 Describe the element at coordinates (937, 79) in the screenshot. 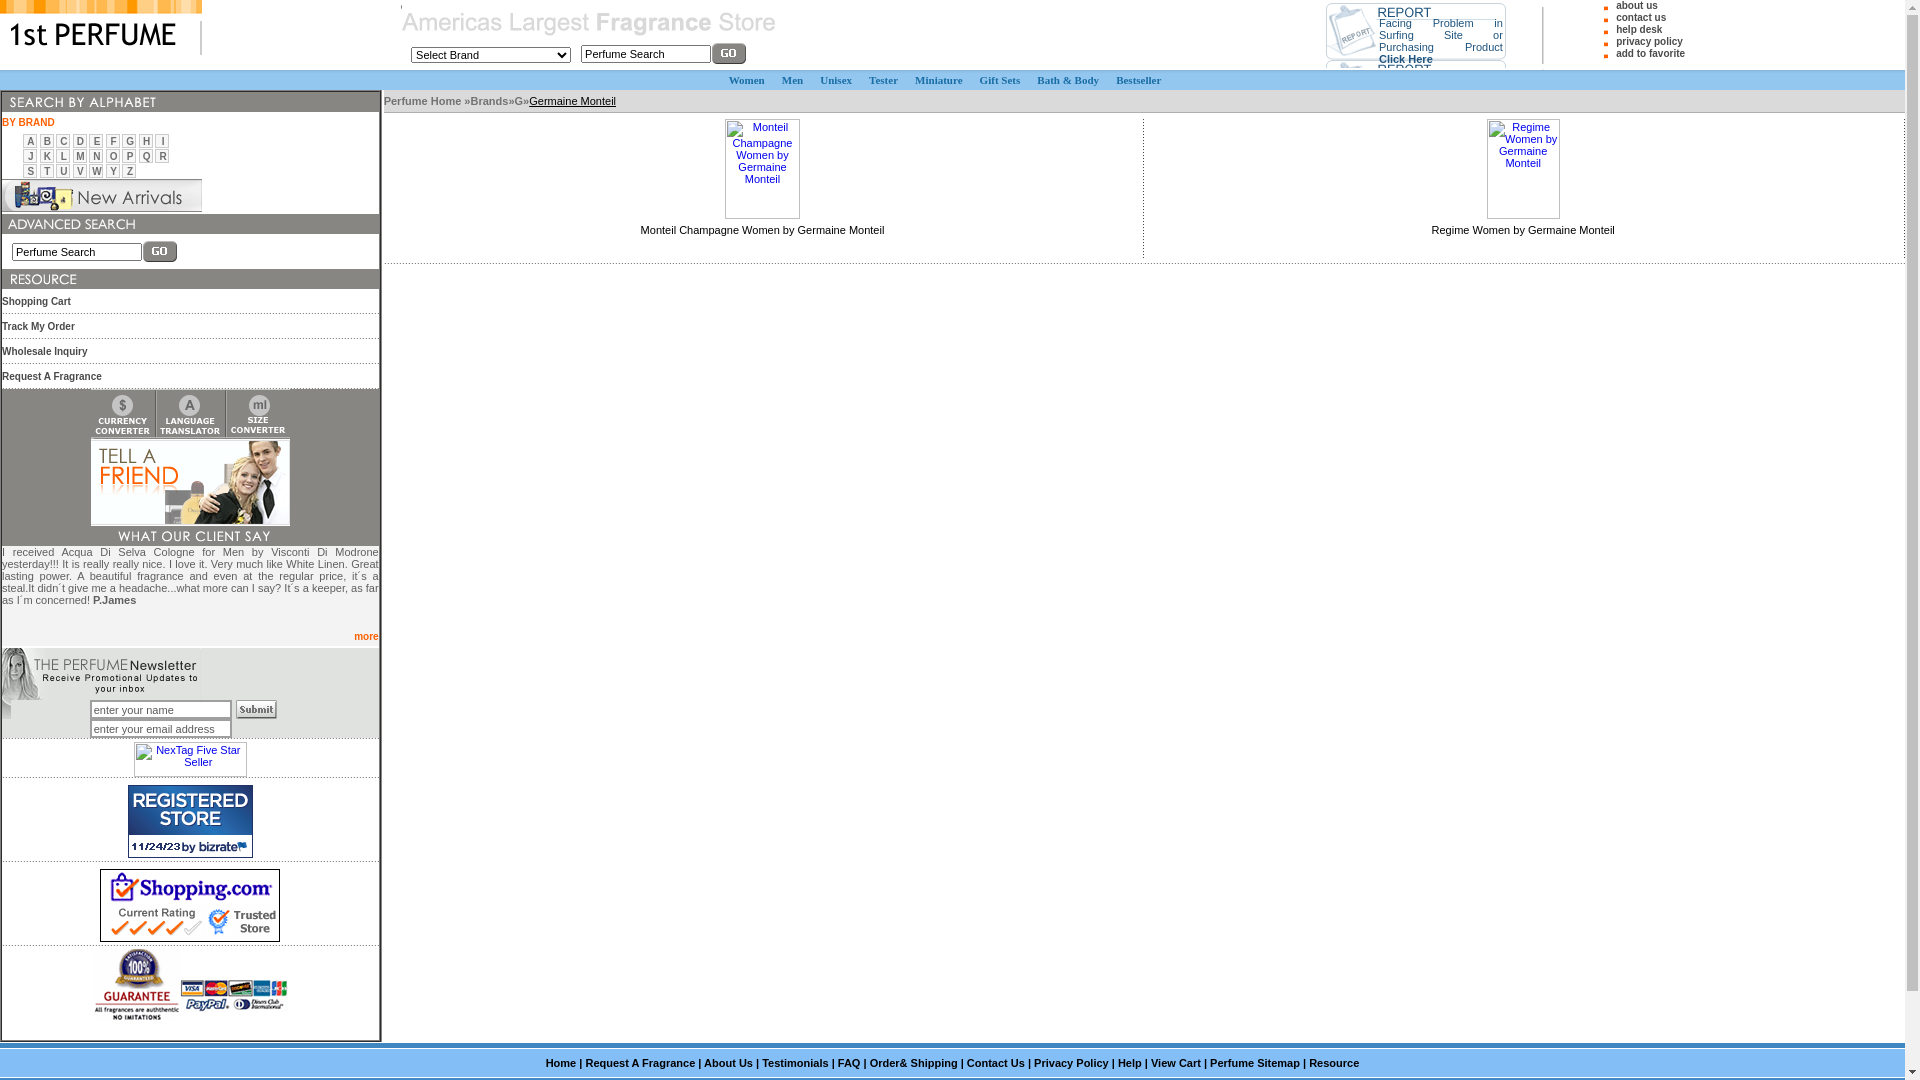

I see `'Miniature'` at that location.